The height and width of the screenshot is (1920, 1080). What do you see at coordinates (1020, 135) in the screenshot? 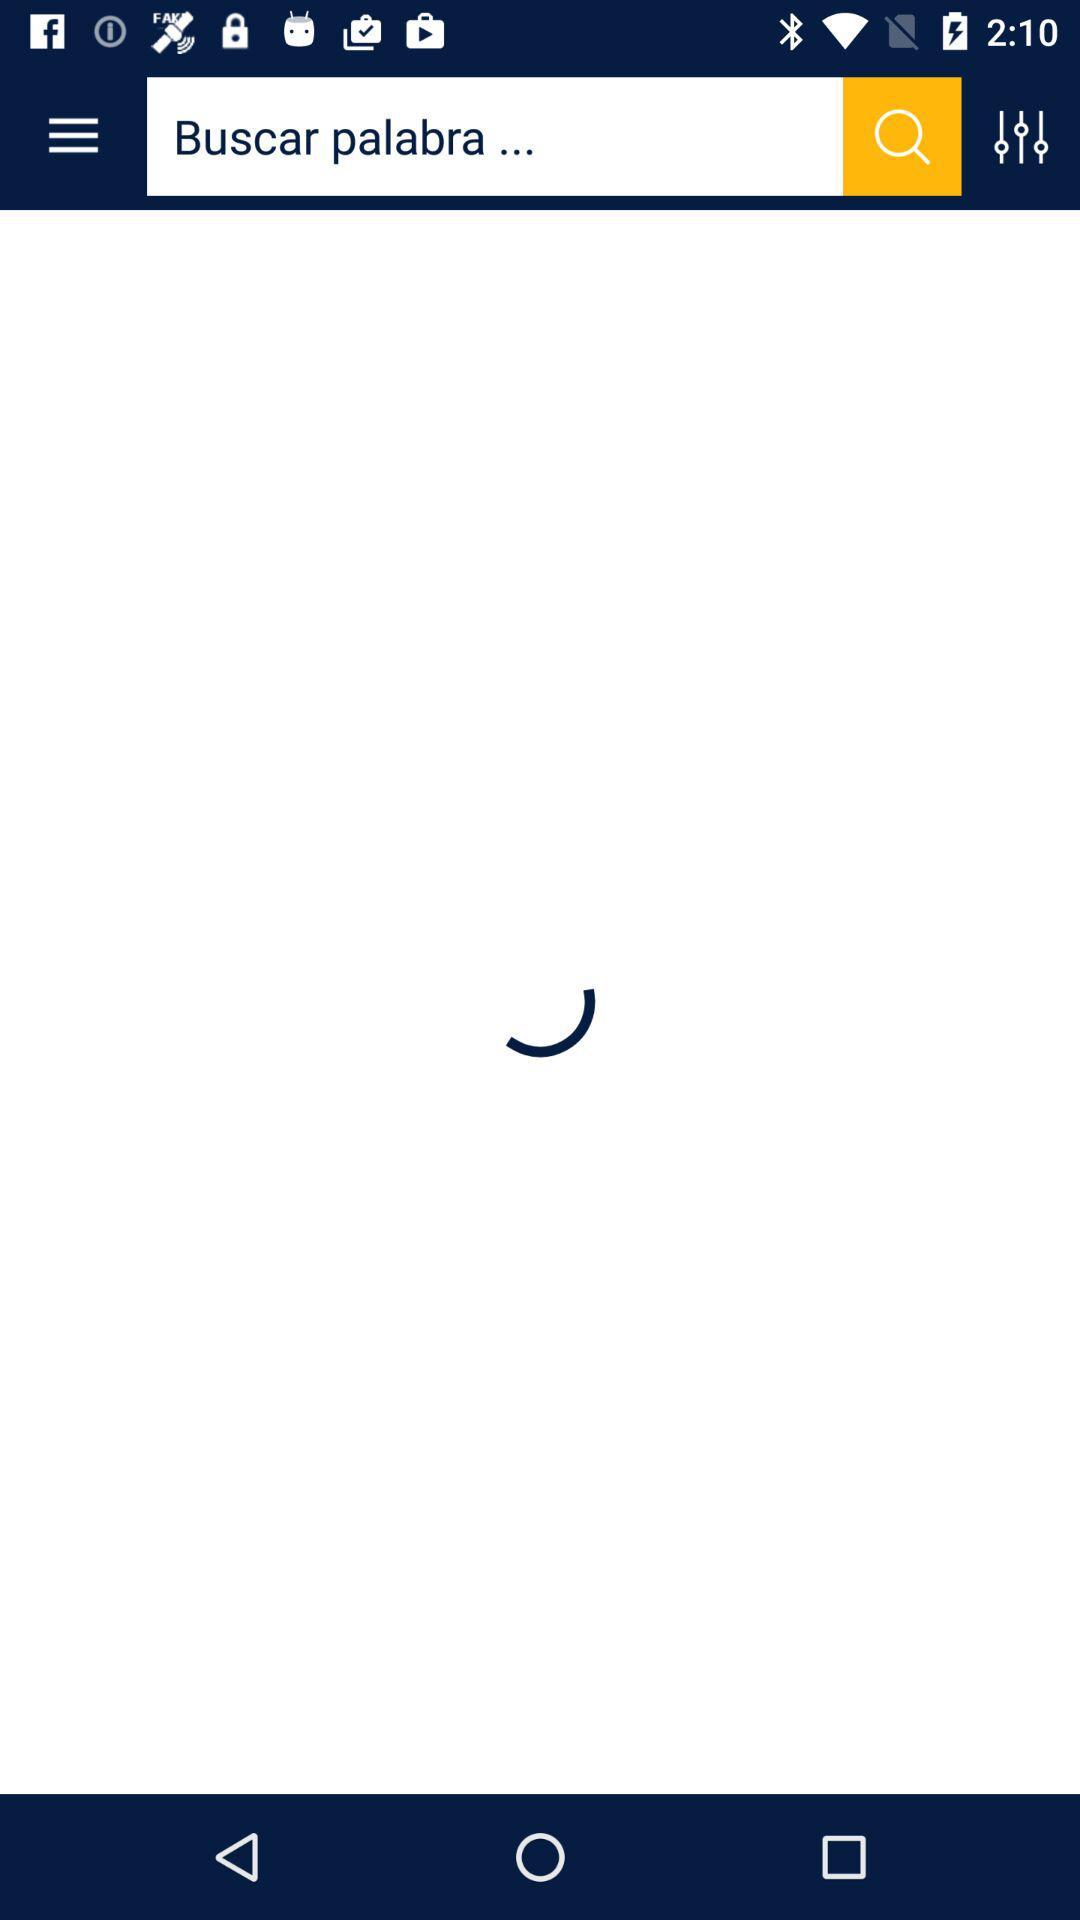
I see `change the filters` at bounding box center [1020, 135].